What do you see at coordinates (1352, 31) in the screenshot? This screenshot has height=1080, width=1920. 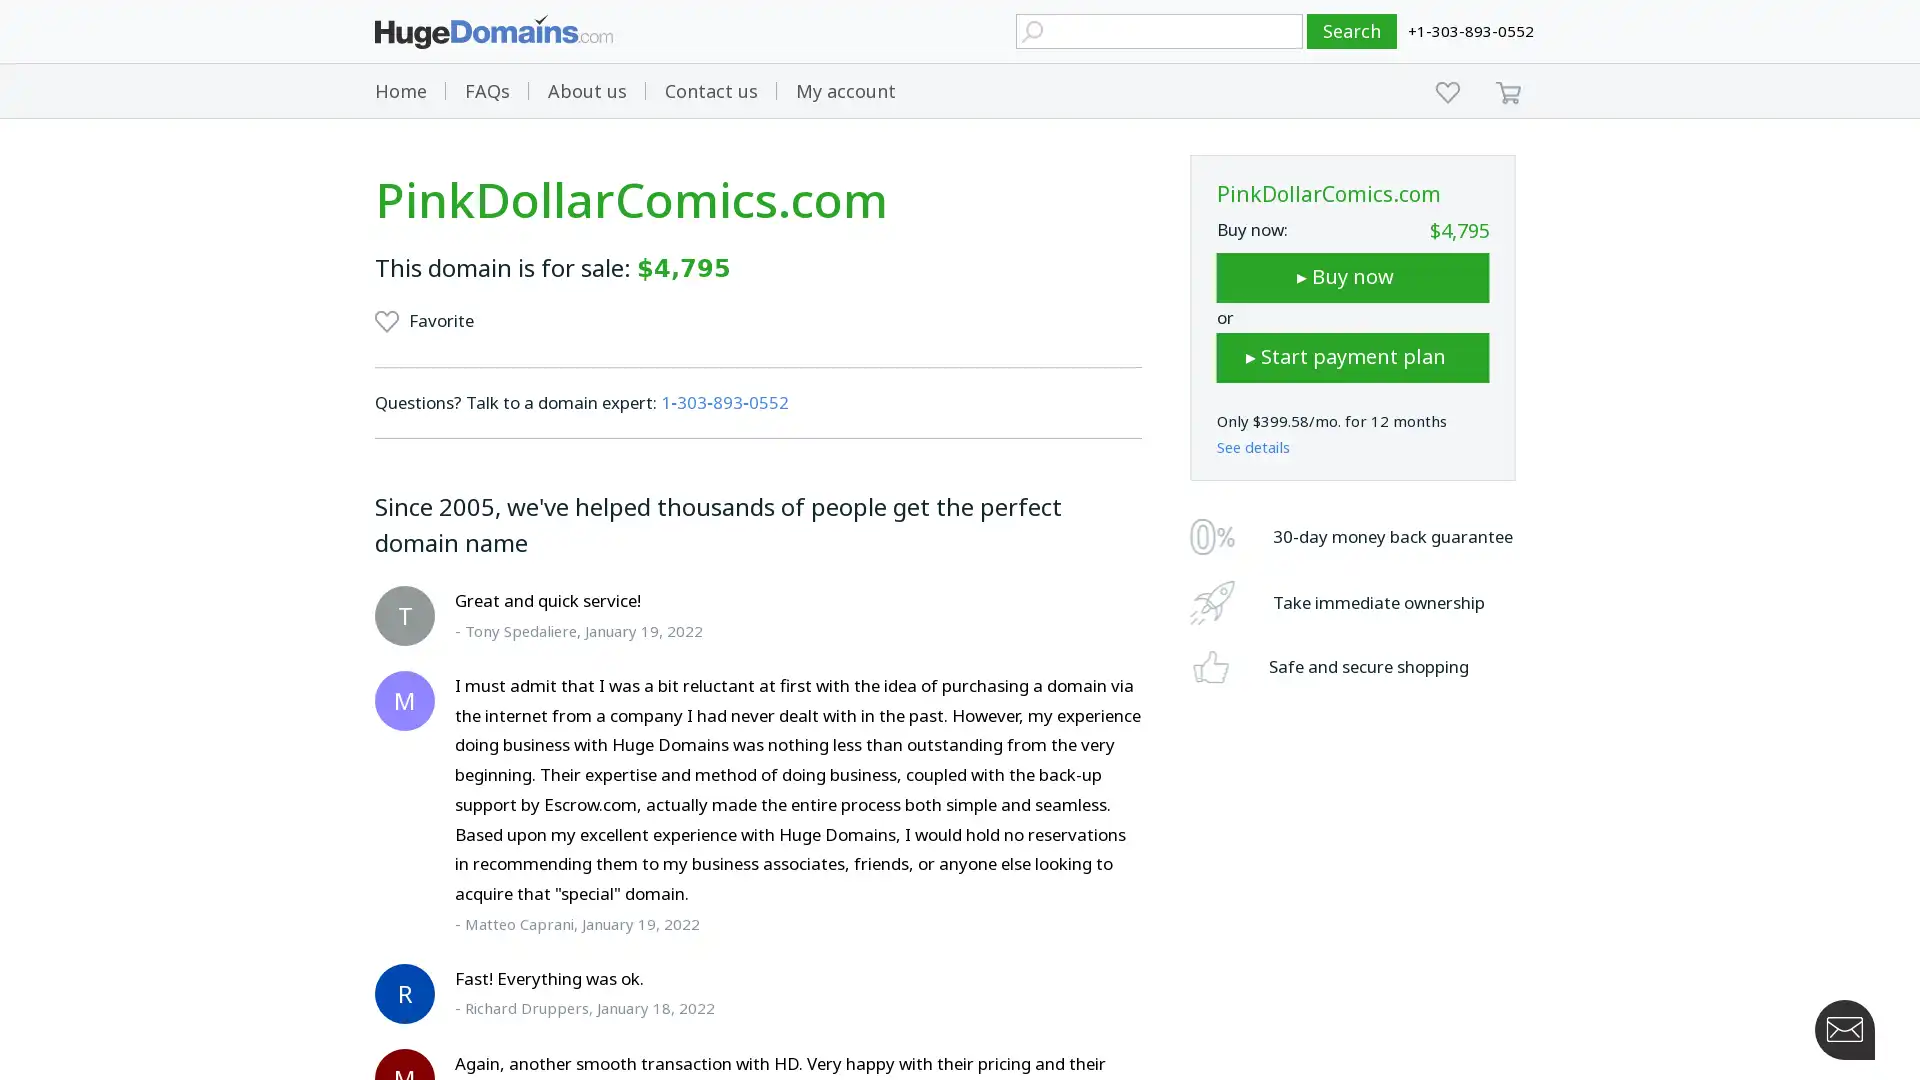 I see `Search` at bounding box center [1352, 31].